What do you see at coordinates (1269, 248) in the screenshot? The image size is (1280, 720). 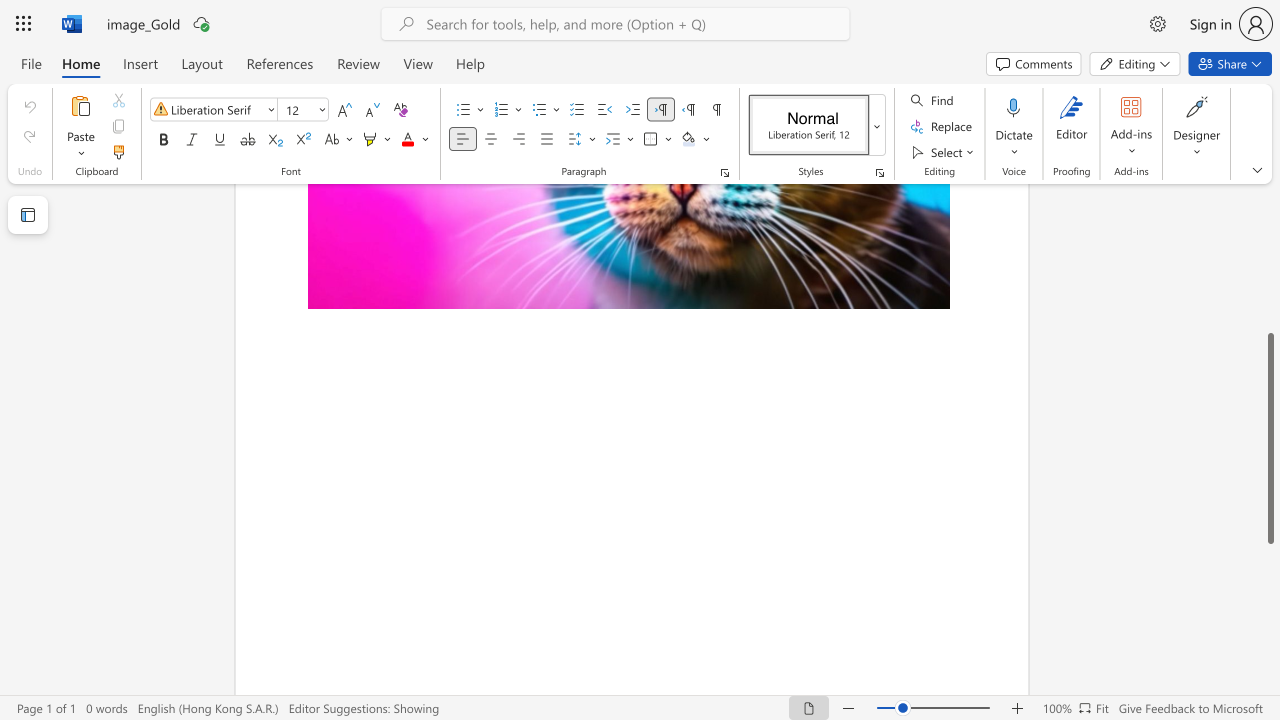 I see `the scrollbar to move the page up` at bounding box center [1269, 248].